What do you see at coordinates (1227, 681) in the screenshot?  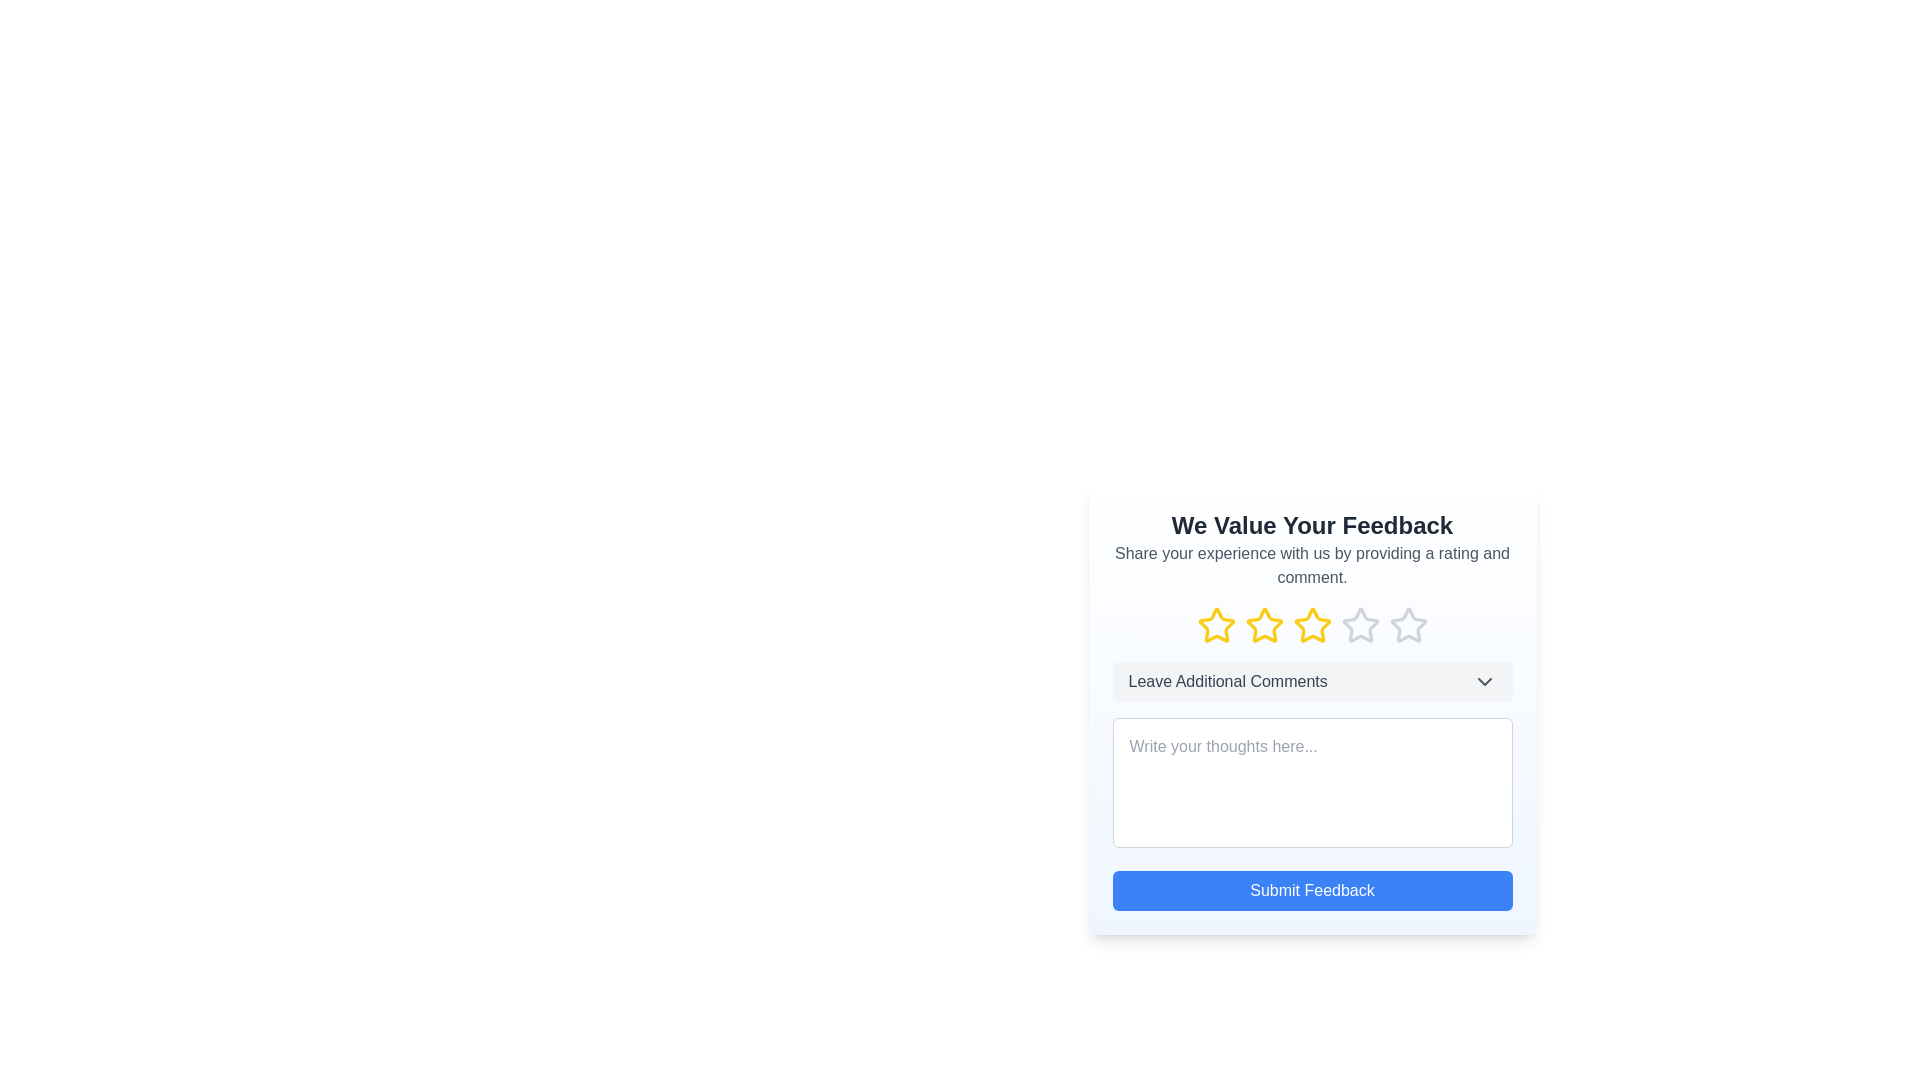 I see `the 'Leave Additional Comments' label, which is a medium-weight gray text positioned centrally above a text input field in the feedback form layout` at bounding box center [1227, 681].